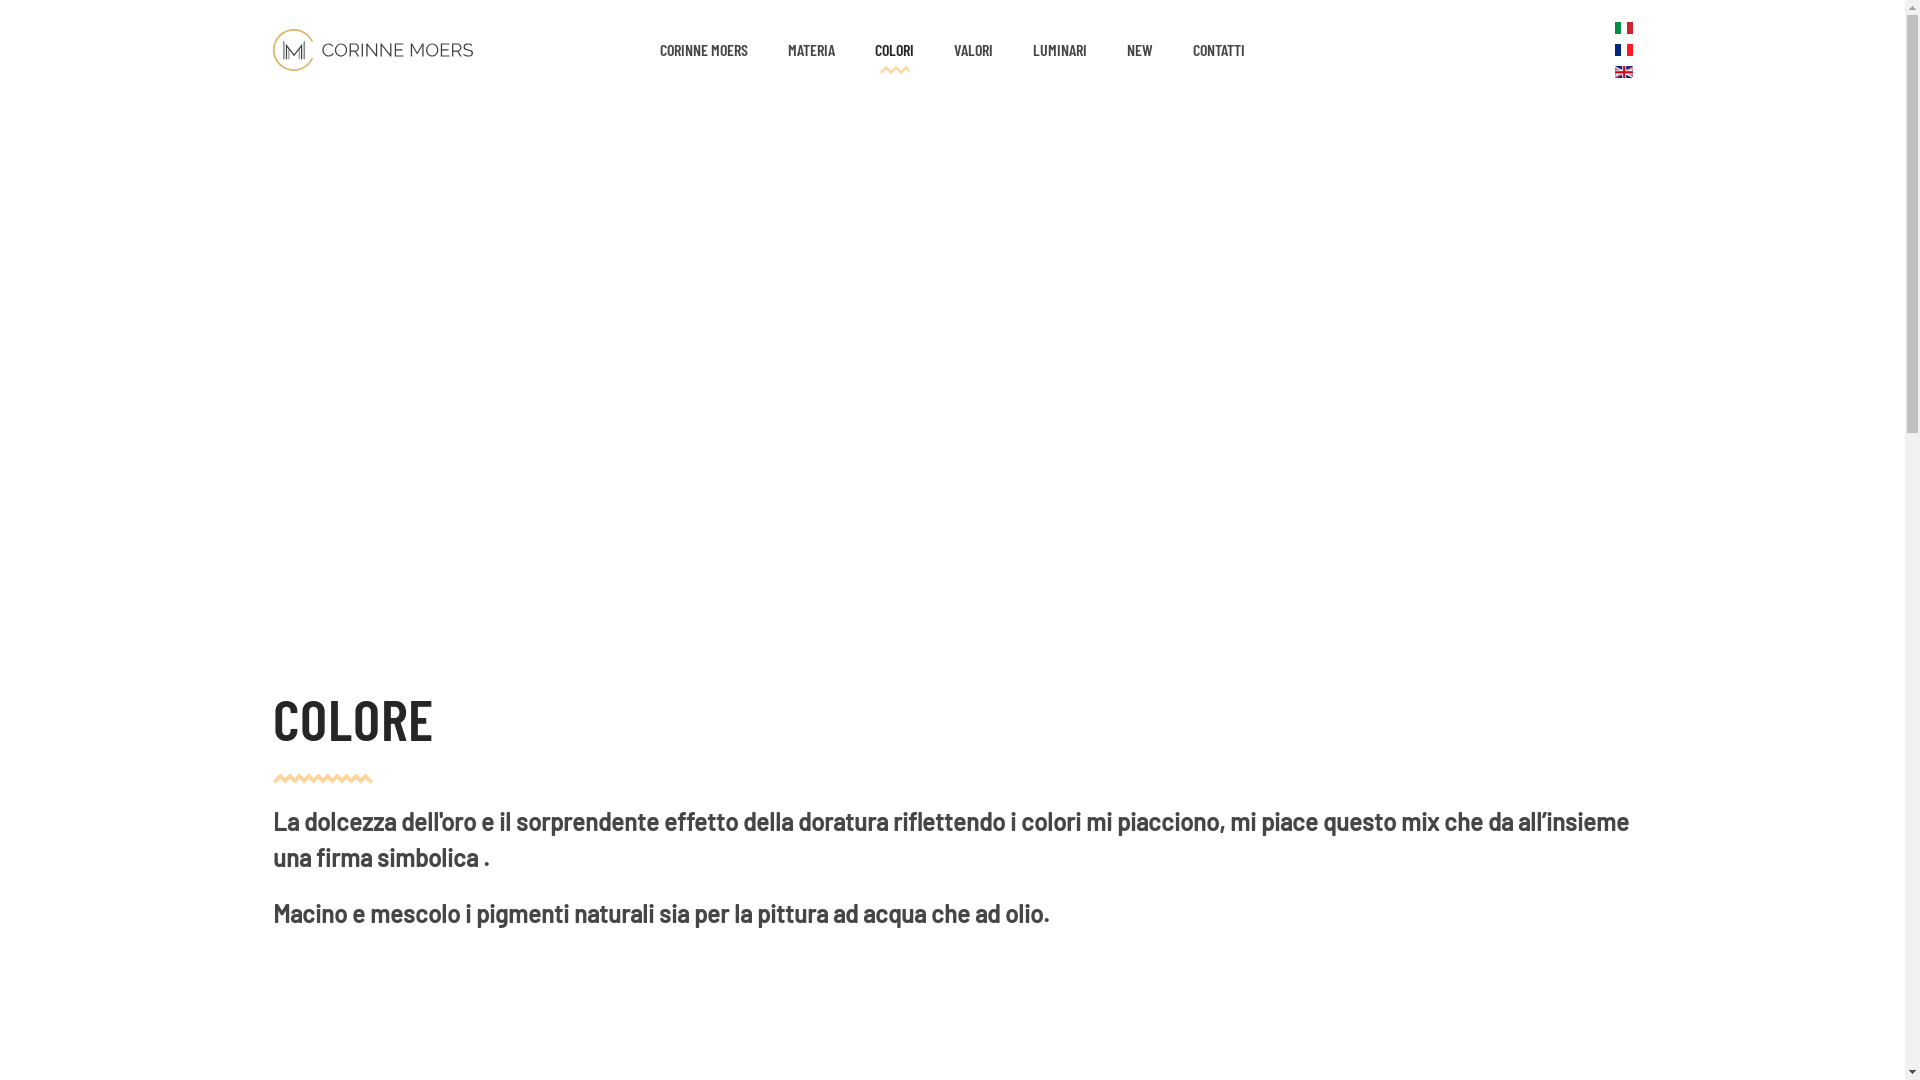 The height and width of the screenshot is (1080, 1920). What do you see at coordinates (893, 49) in the screenshot?
I see `'COLORI'` at bounding box center [893, 49].